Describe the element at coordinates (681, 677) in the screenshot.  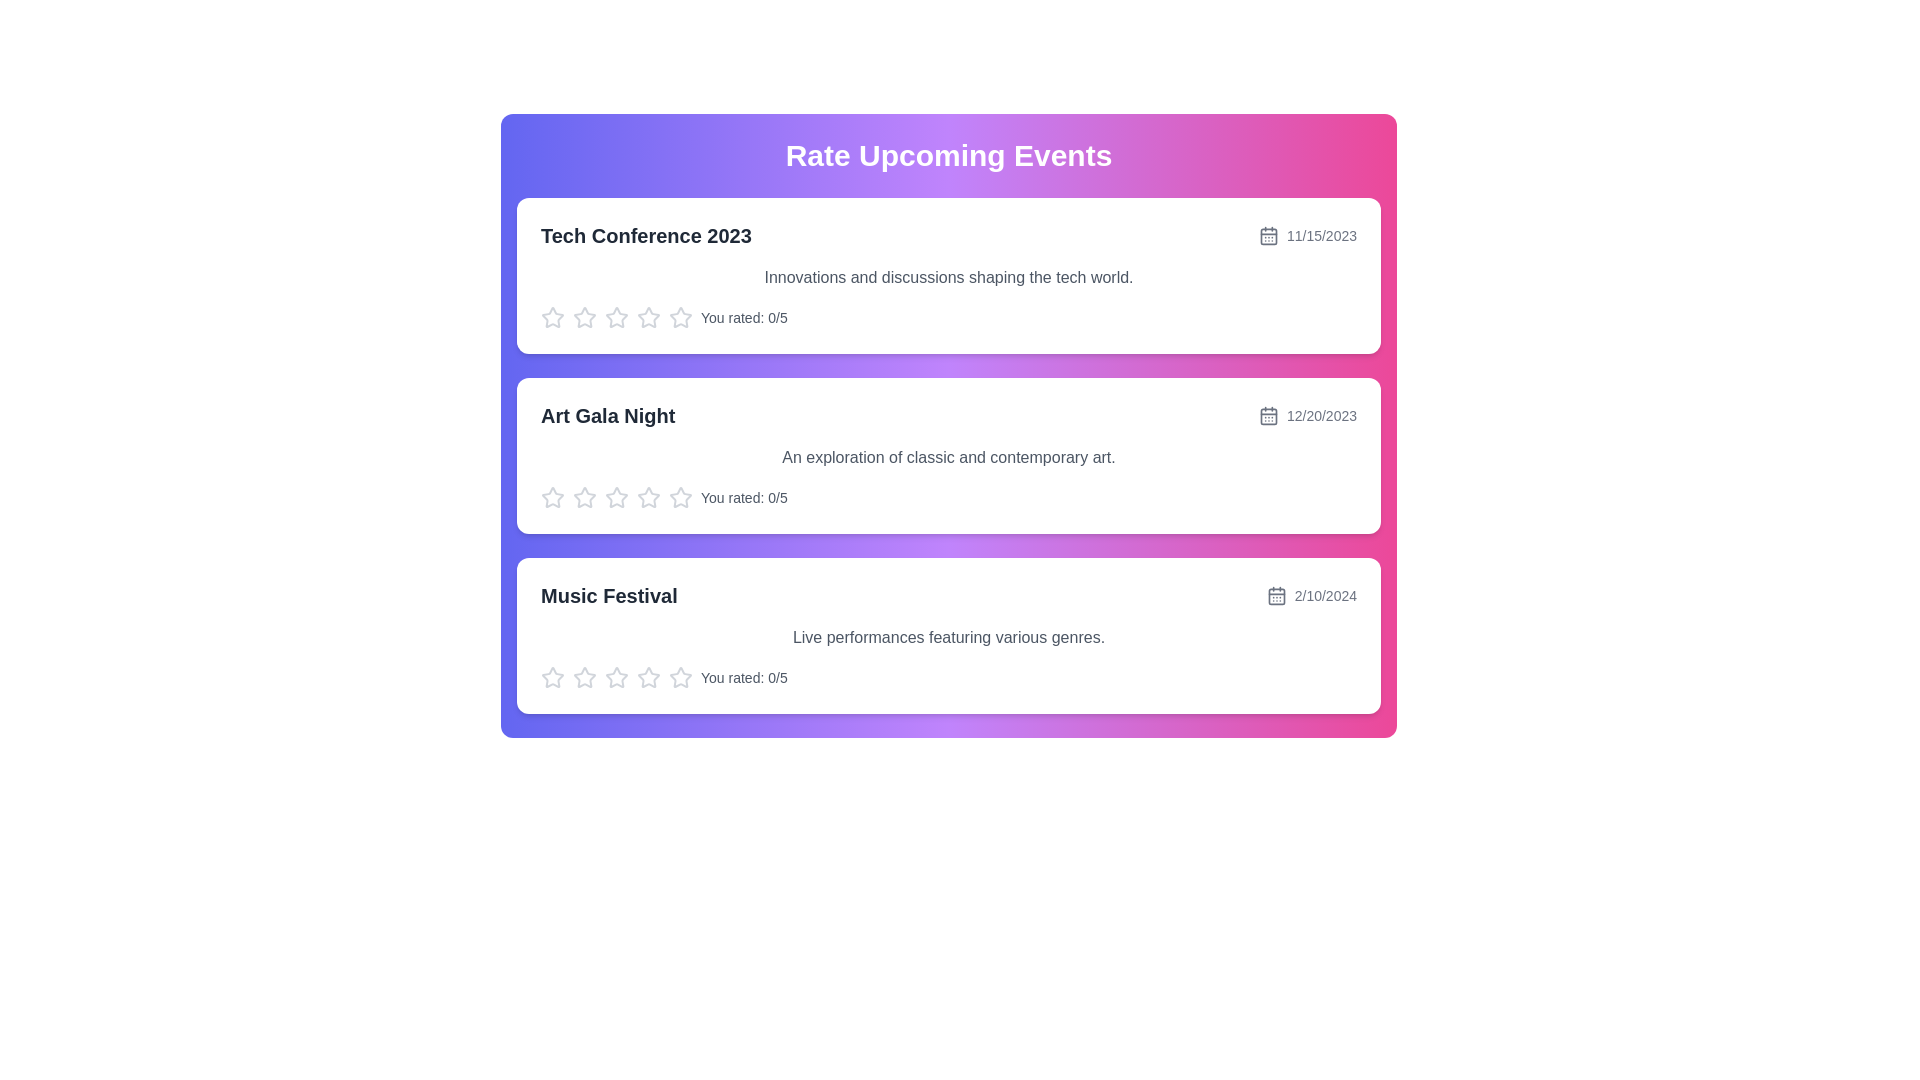
I see `the fifth star icon in the rating widget to give a 5-star rating for the Music Festival event` at that location.